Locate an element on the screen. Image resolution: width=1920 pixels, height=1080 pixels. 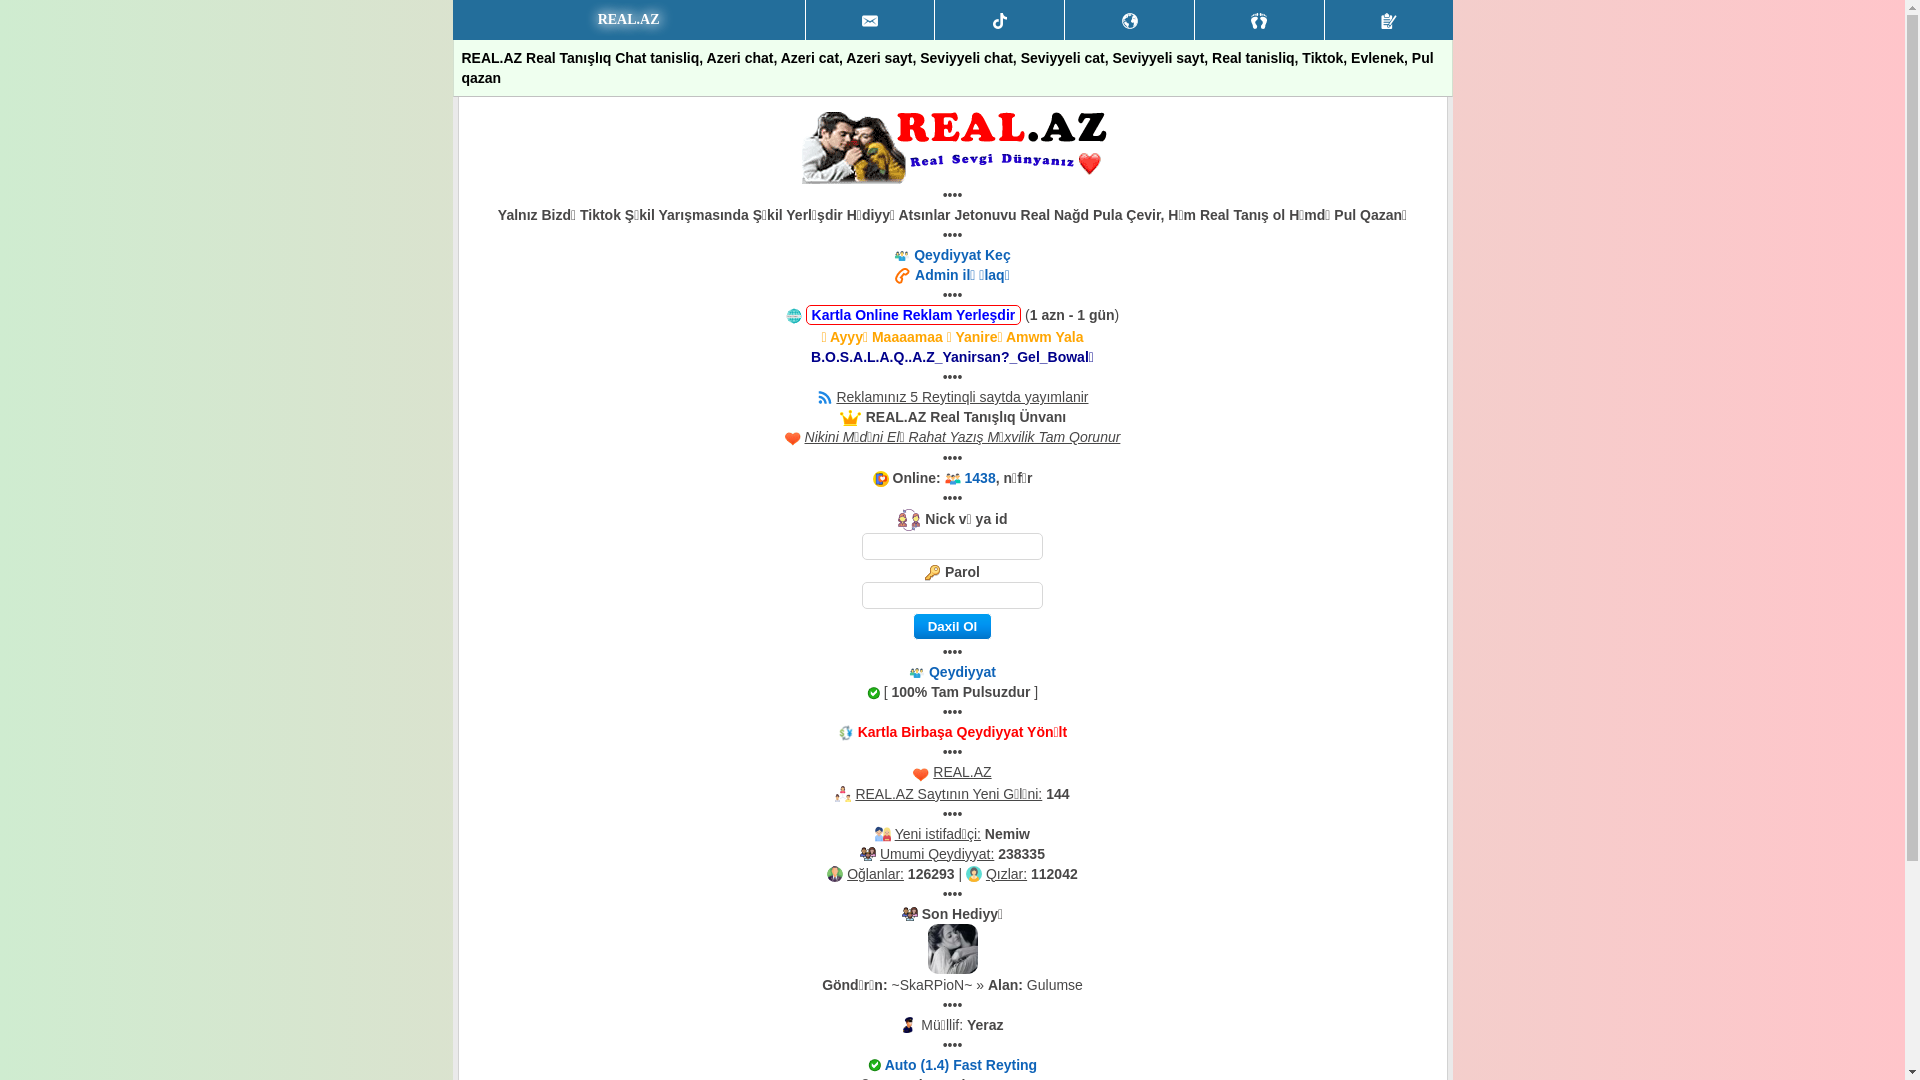
'Auto (1.4) Fast Reyting' is located at coordinates (960, 1063).